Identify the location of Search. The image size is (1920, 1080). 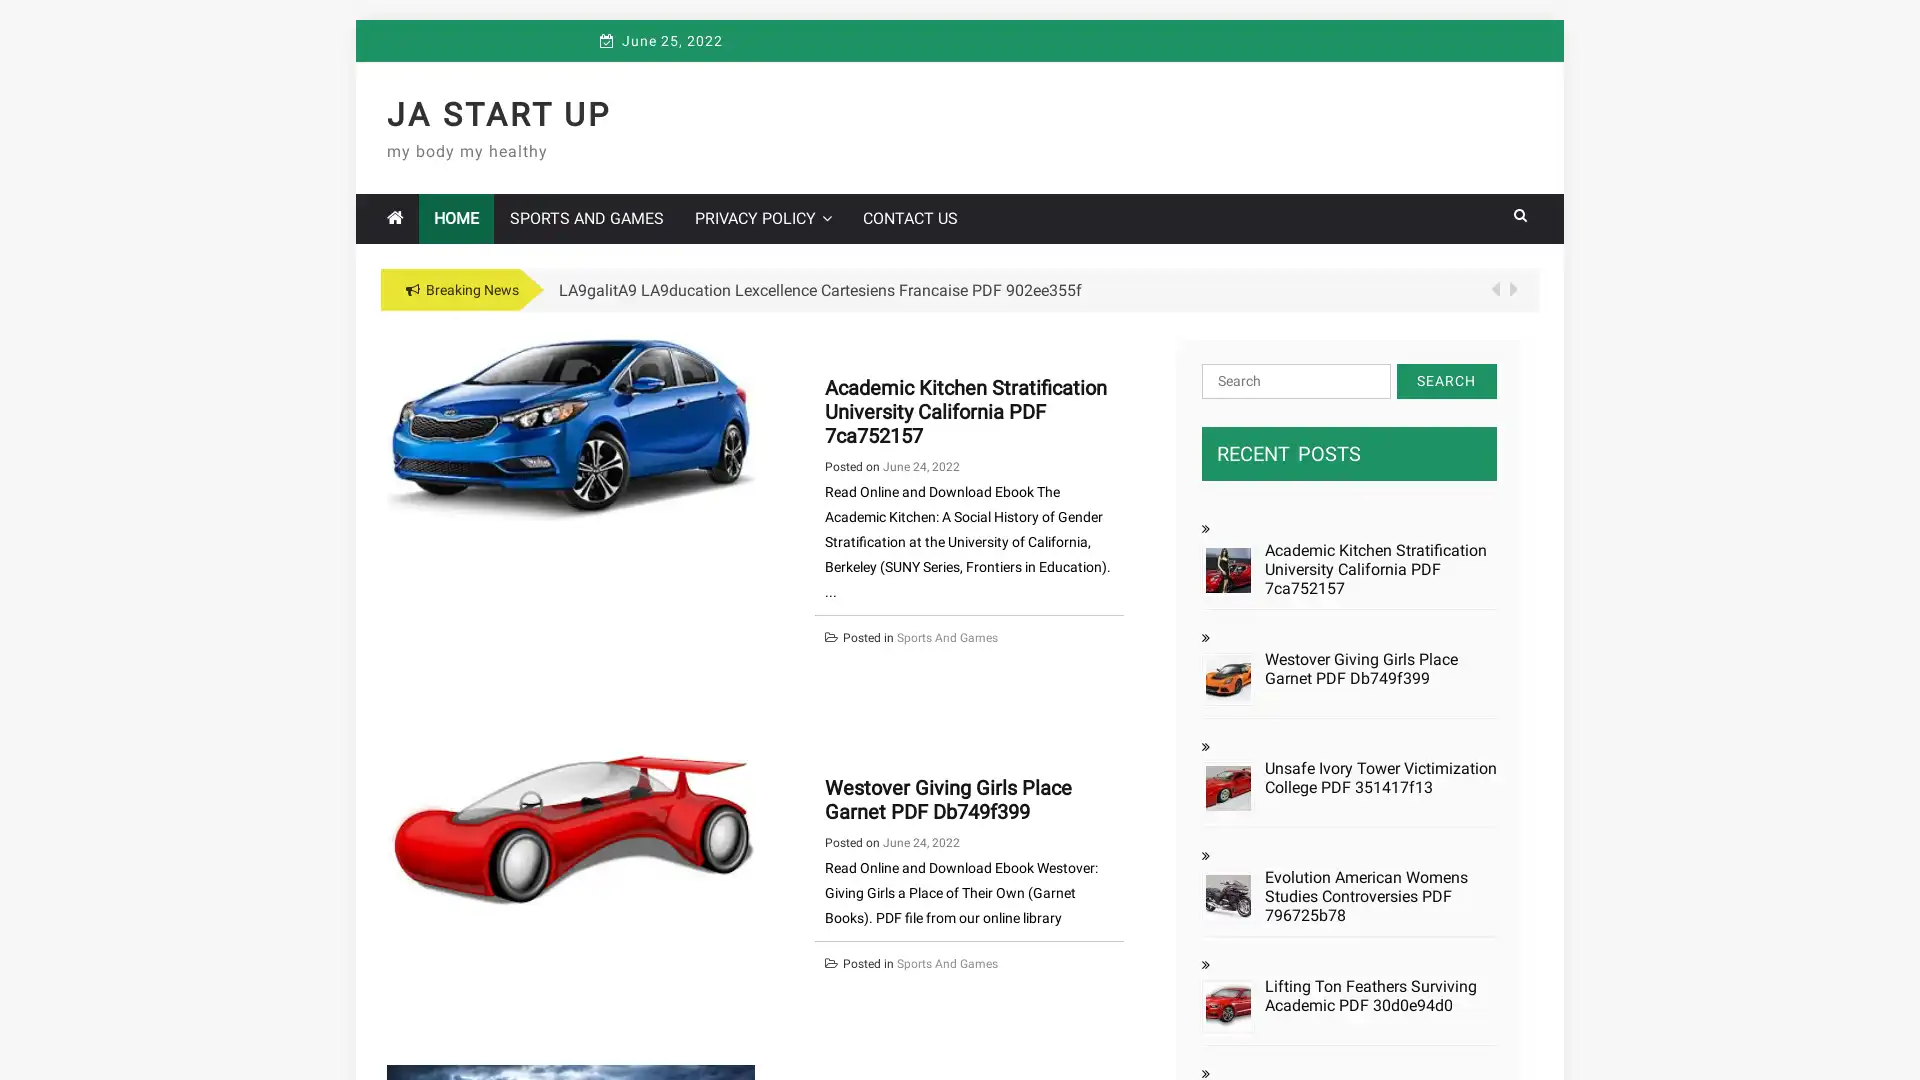
(1445, 380).